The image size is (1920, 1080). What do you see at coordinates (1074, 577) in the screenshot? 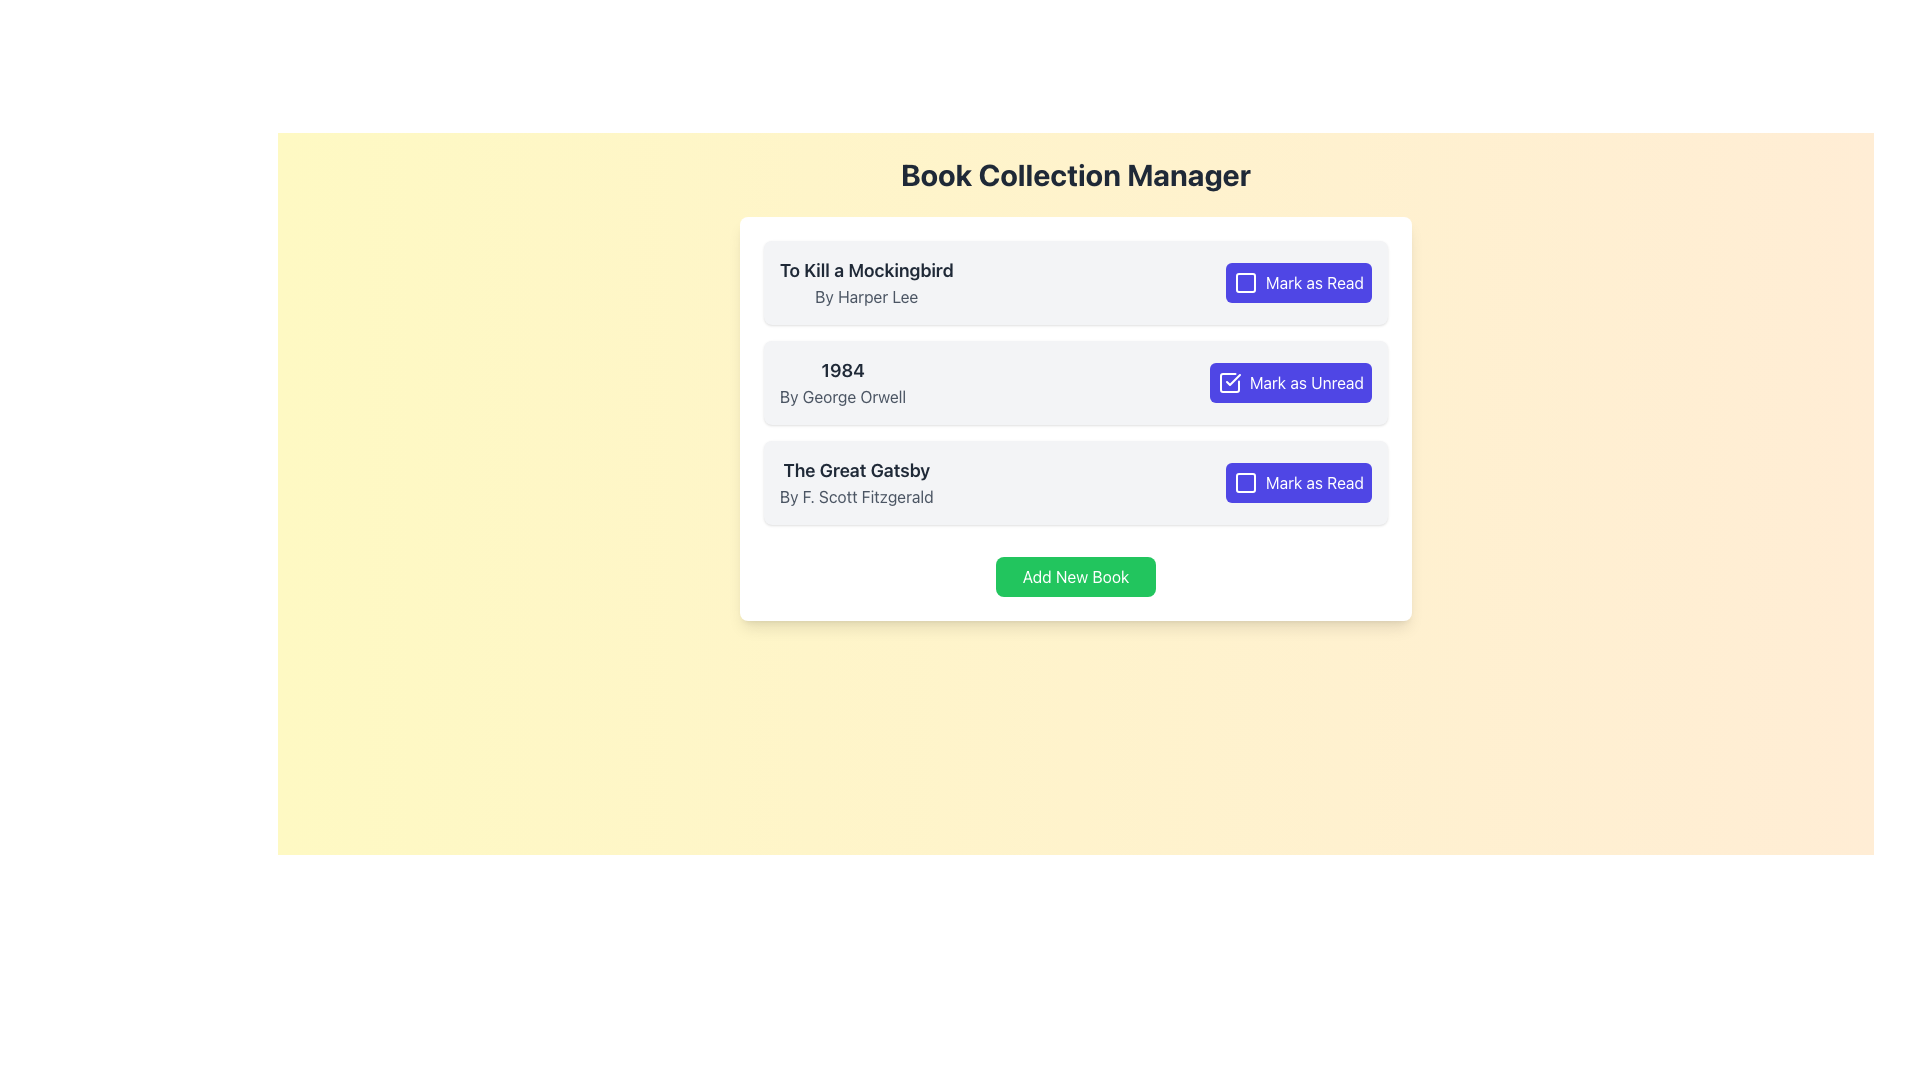
I see `the 'Add New Book' button` at bounding box center [1074, 577].